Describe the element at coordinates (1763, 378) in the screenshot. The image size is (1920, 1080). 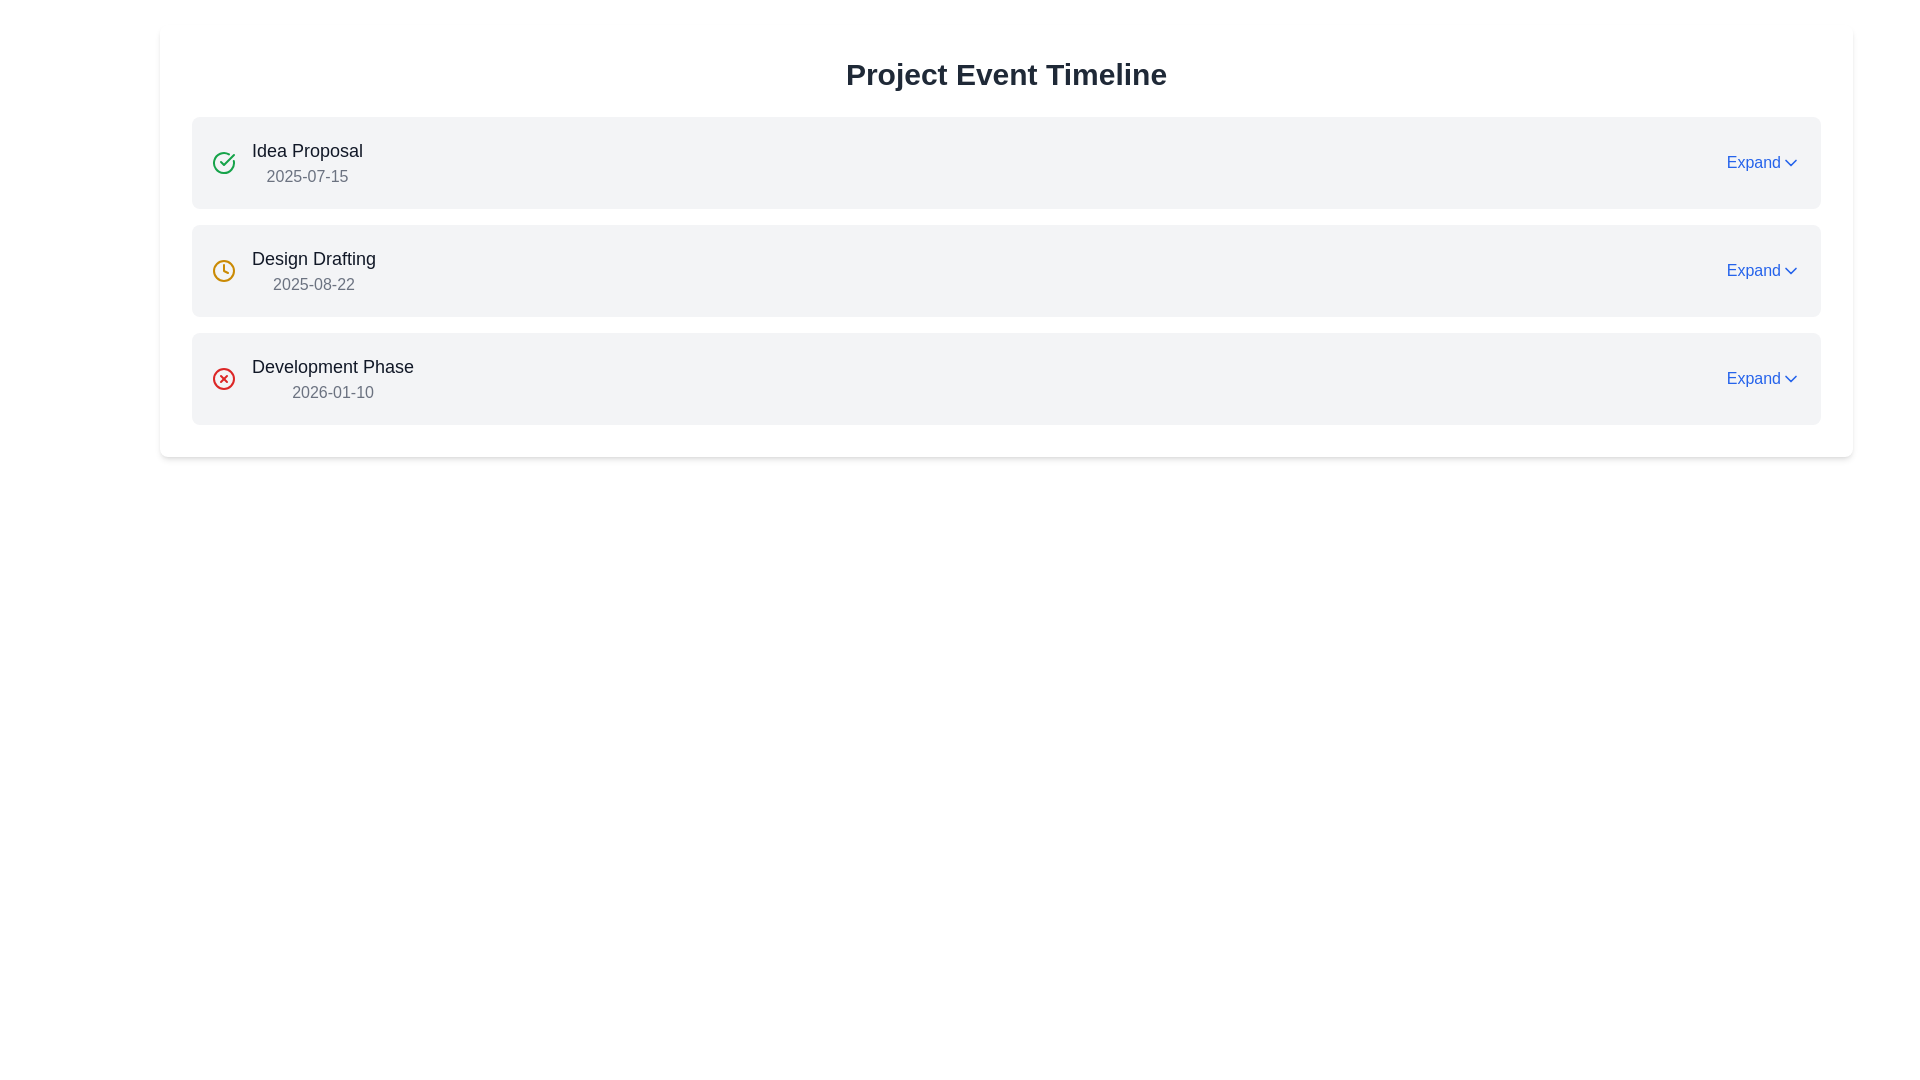
I see `the third 'Expand' button styled in blue, labeled 'Expand', located on the right side of the 'Development Phase' timeline item` at that location.